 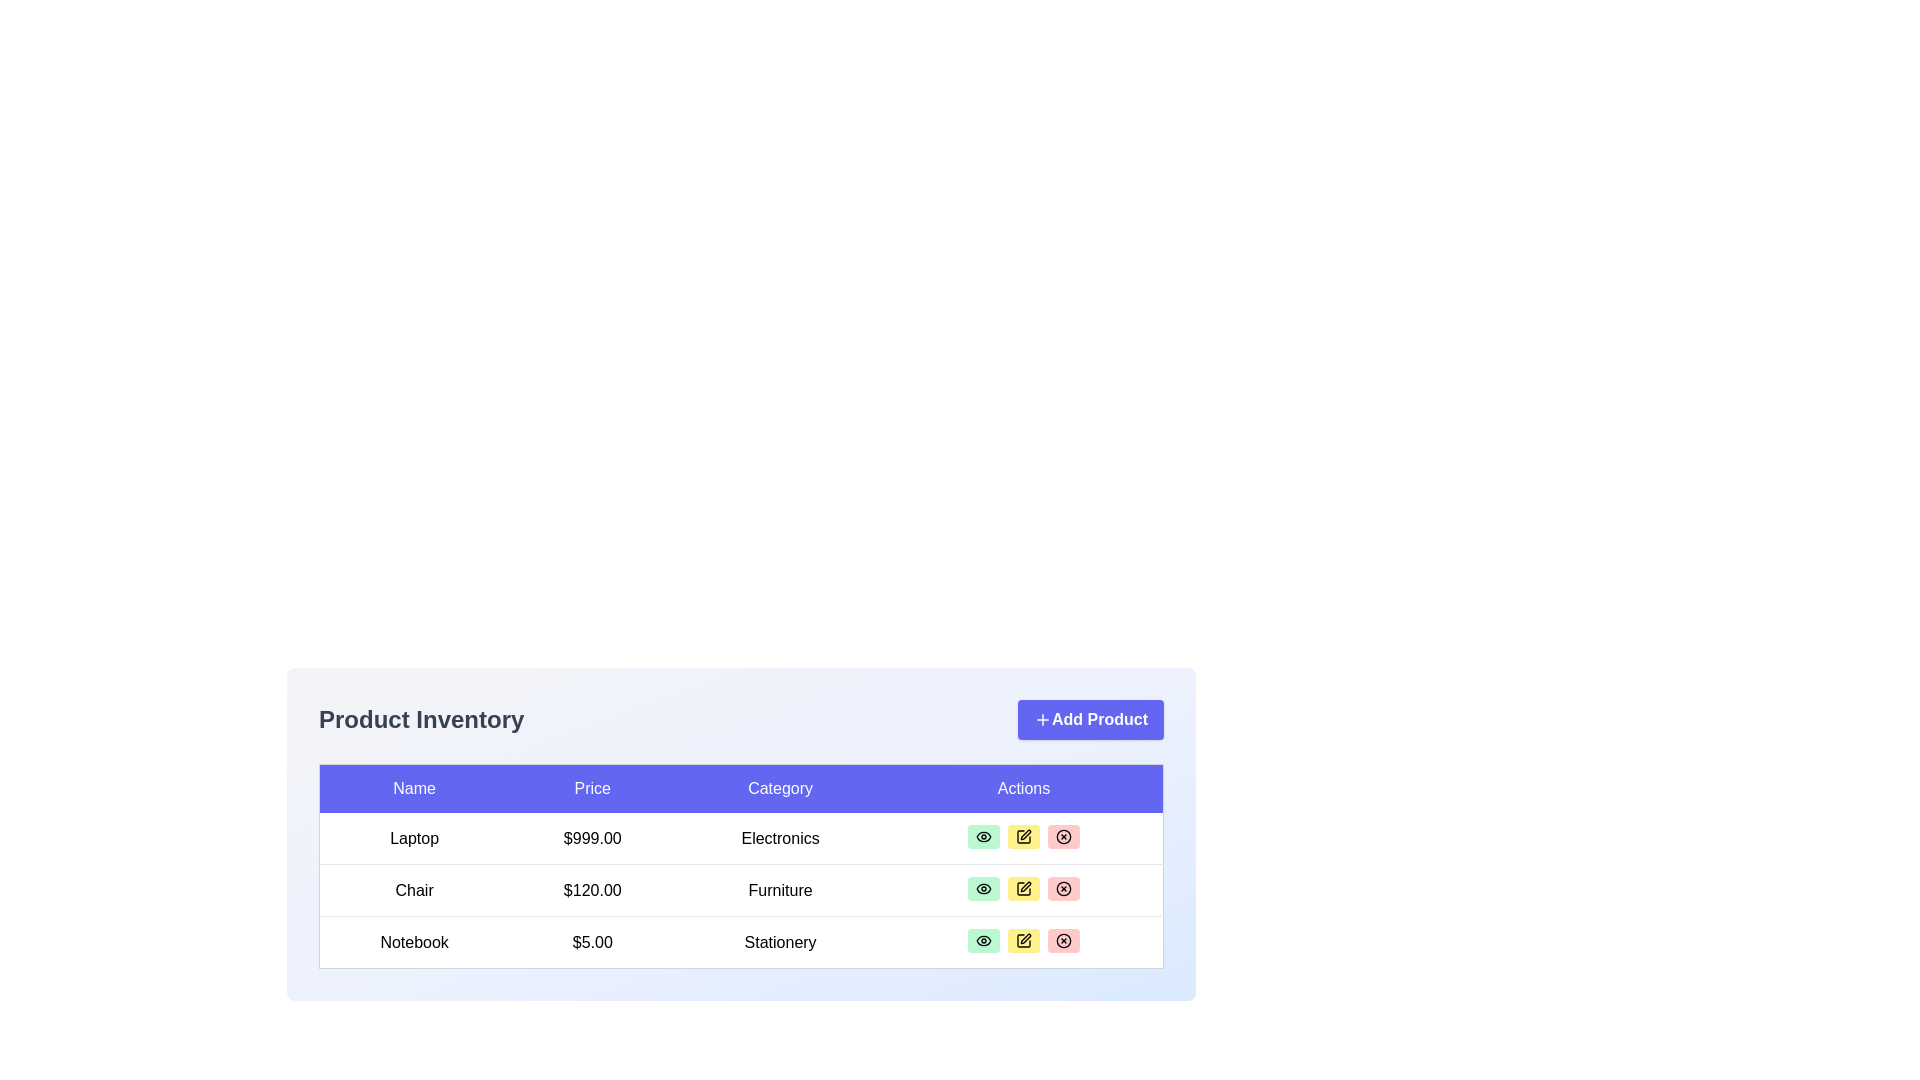 What do you see at coordinates (1023, 941) in the screenshot?
I see `the rounded rectangular yellow button with a pen icon in the 'Actions' column of the last row` at bounding box center [1023, 941].